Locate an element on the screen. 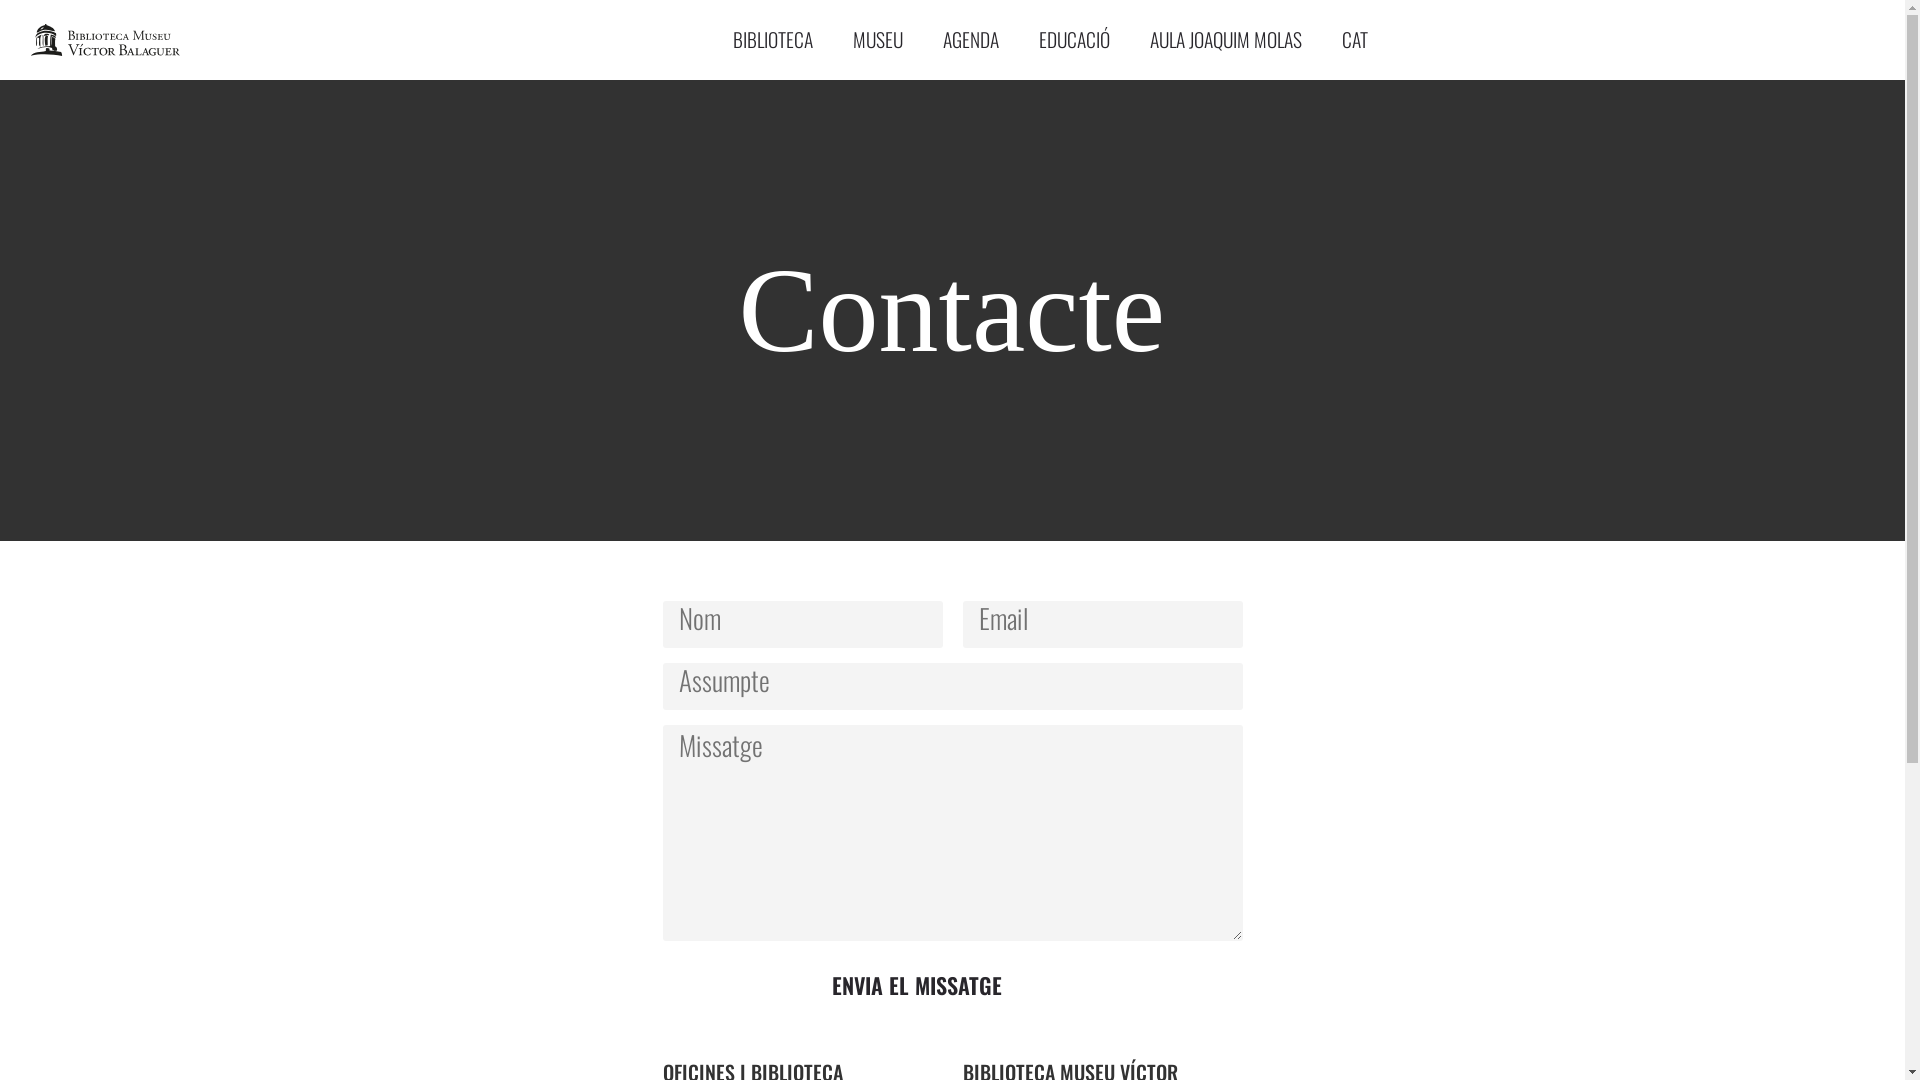 This screenshot has width=1920, height=1080. 'CAT' is located at coordinates (1354, 39).